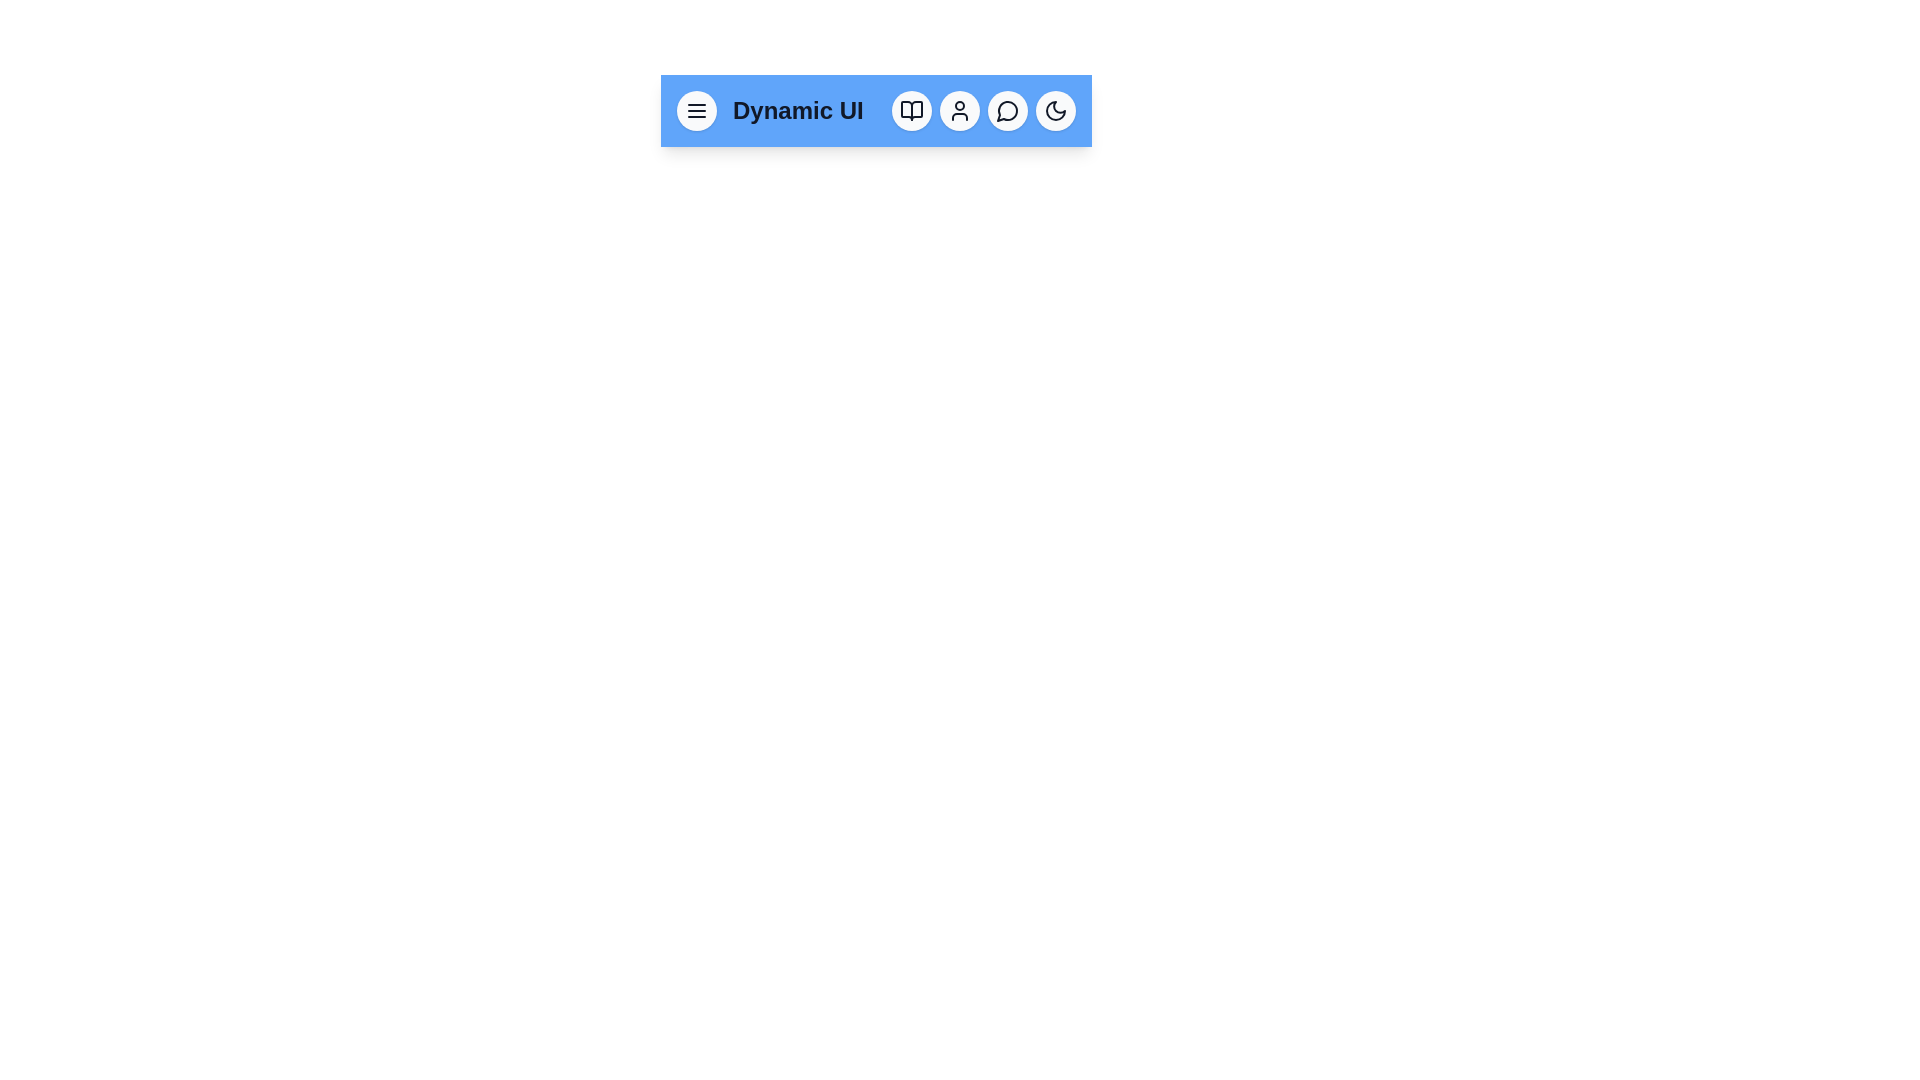 This screenshot has width=1920, height=1080. I want to click on the user icon to view profile details, so click(960, 111).